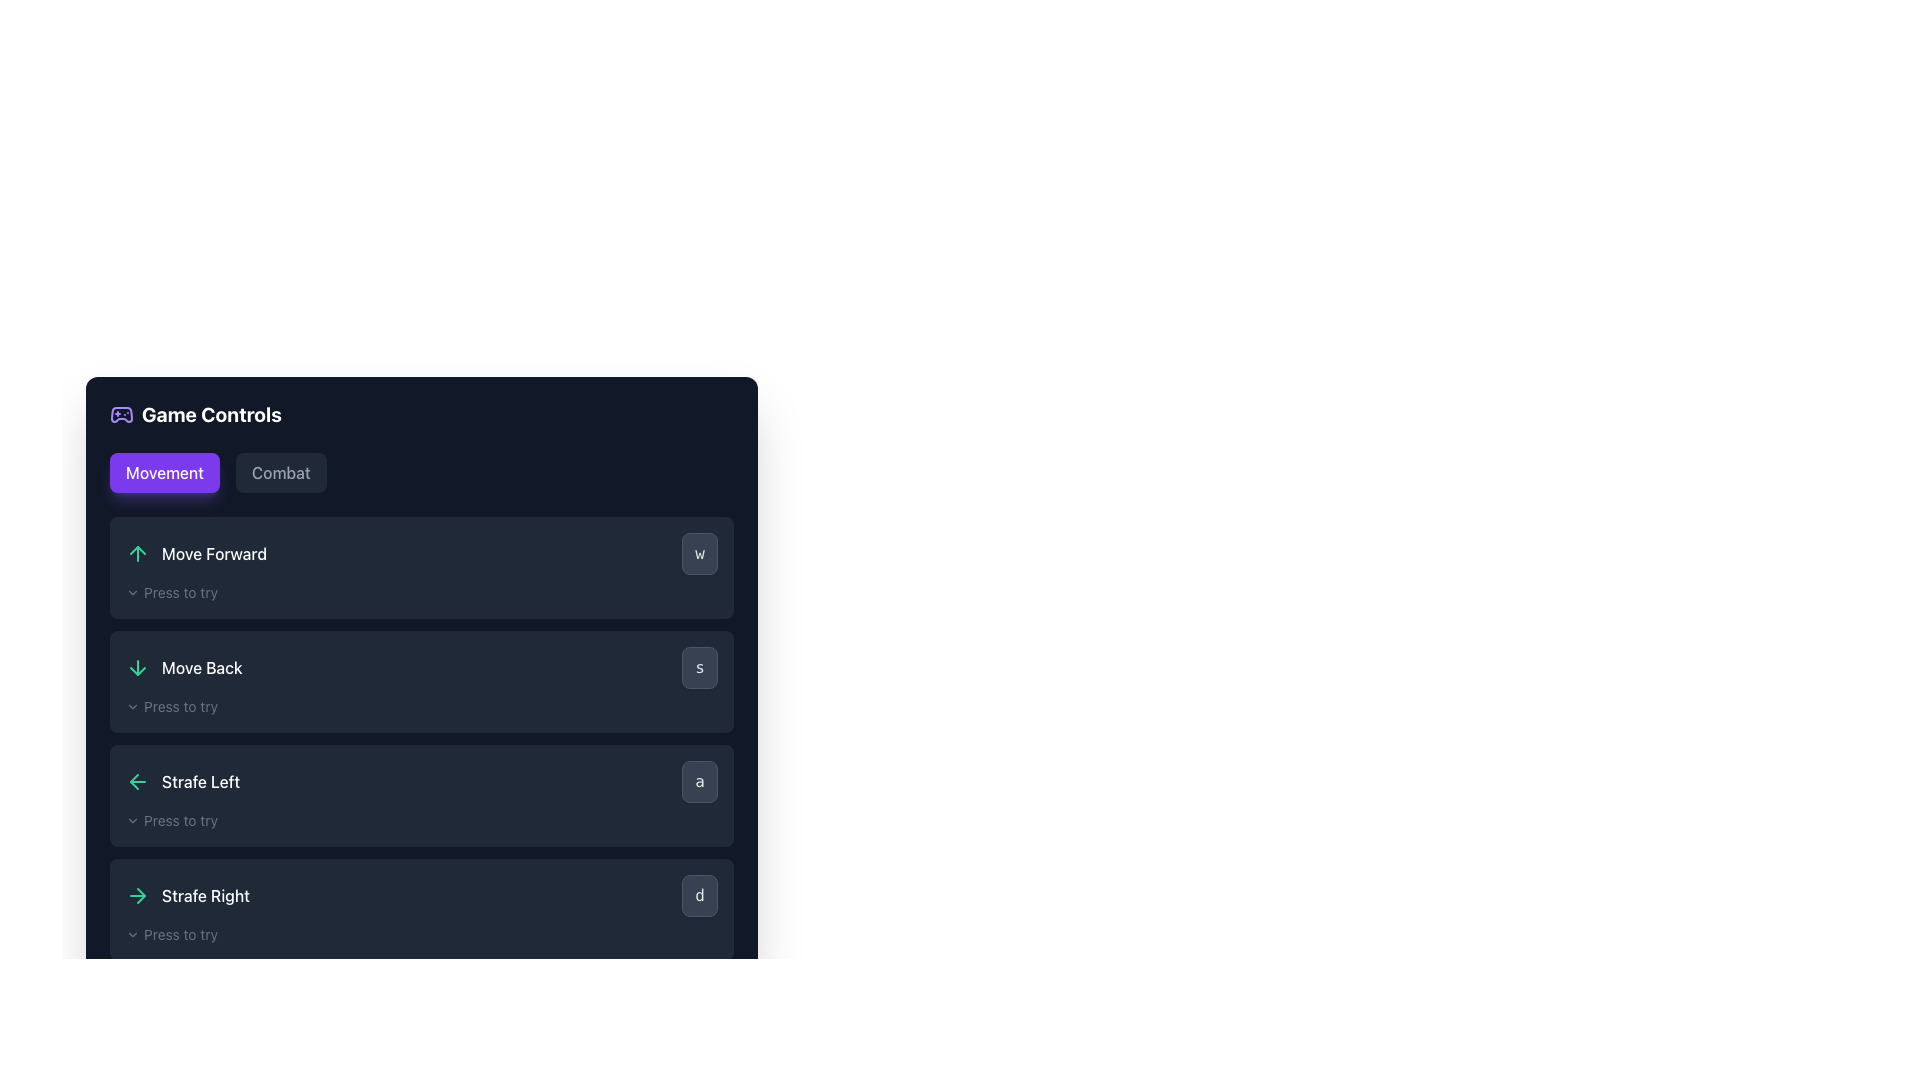  I want to click on the presence of the down arrow icon located to the left of the 'Press to try' text label in the 'Game Controls' section, so click(132, 821).